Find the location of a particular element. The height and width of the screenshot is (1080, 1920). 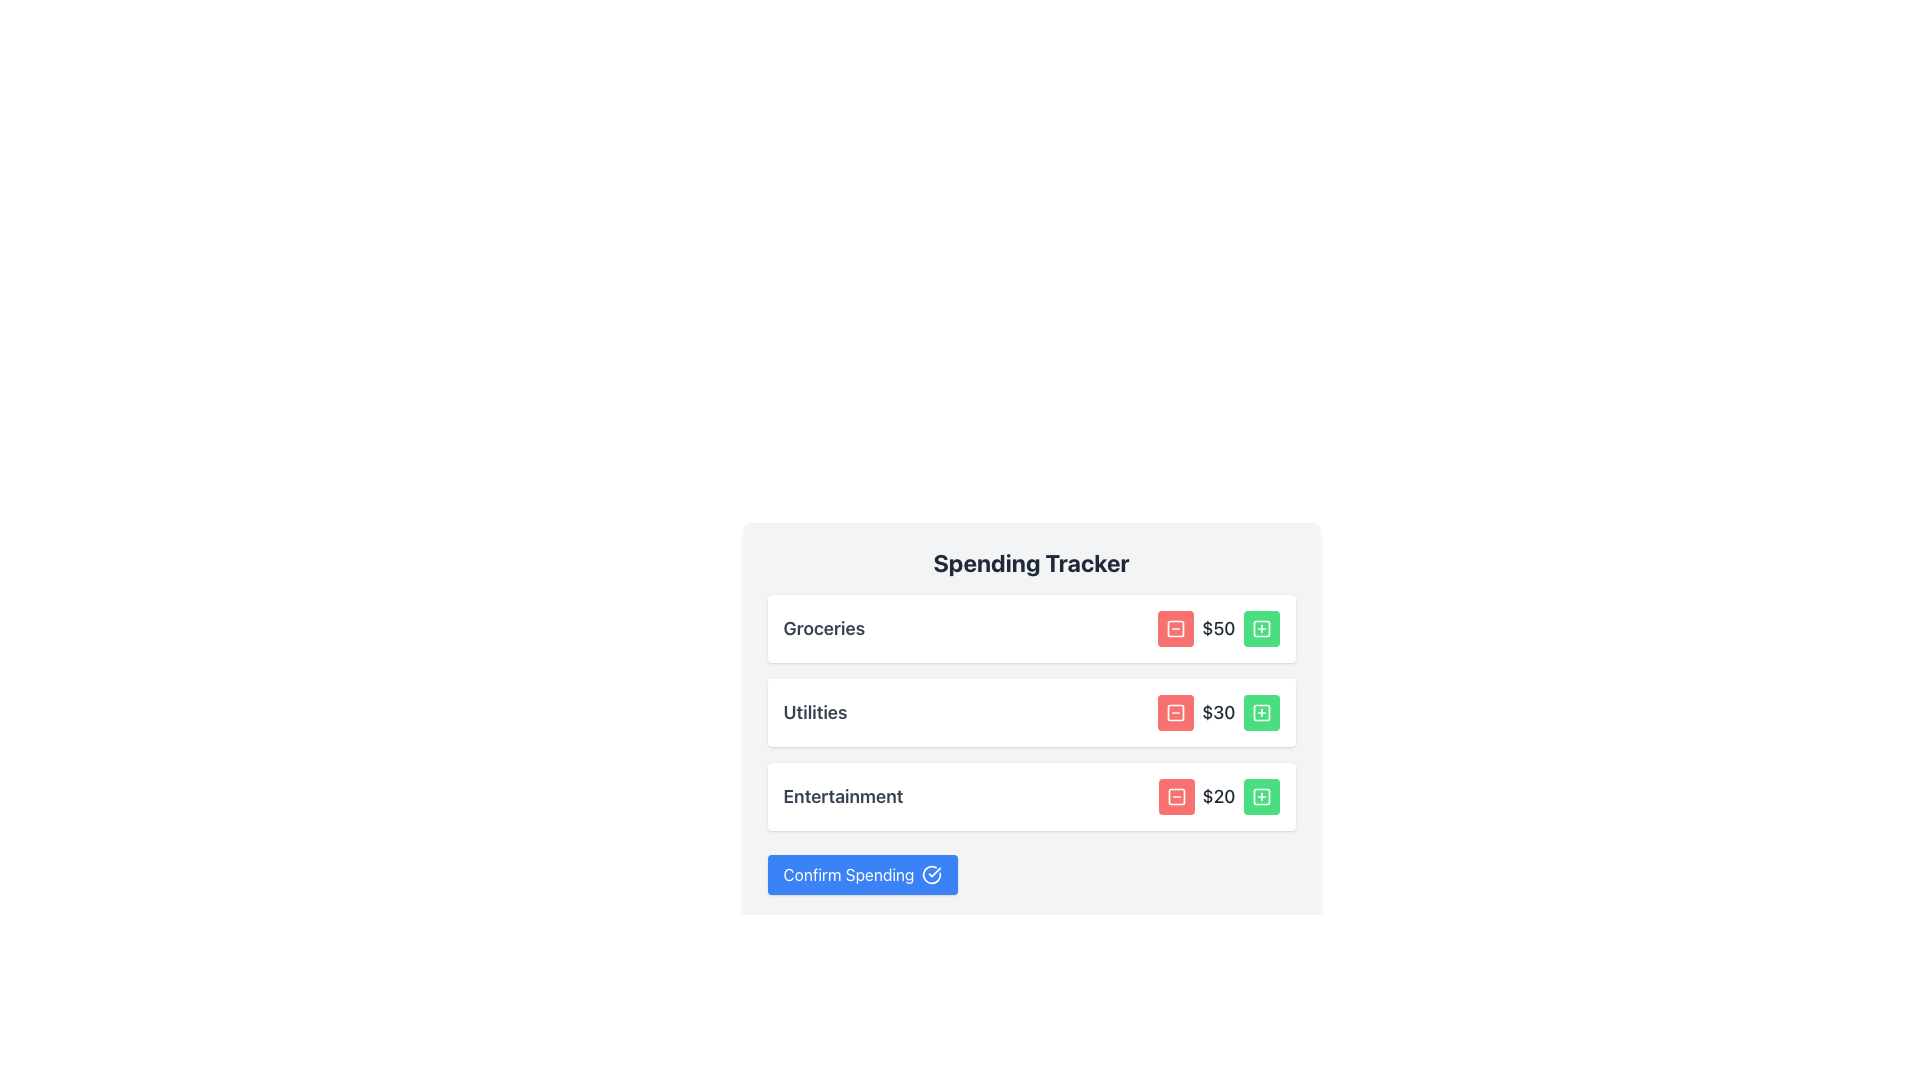

the green button with a plus sign icon located in the spending tracker panel, to the right of the '$30' label, to increase the value is located at coordinates (1260, 712).